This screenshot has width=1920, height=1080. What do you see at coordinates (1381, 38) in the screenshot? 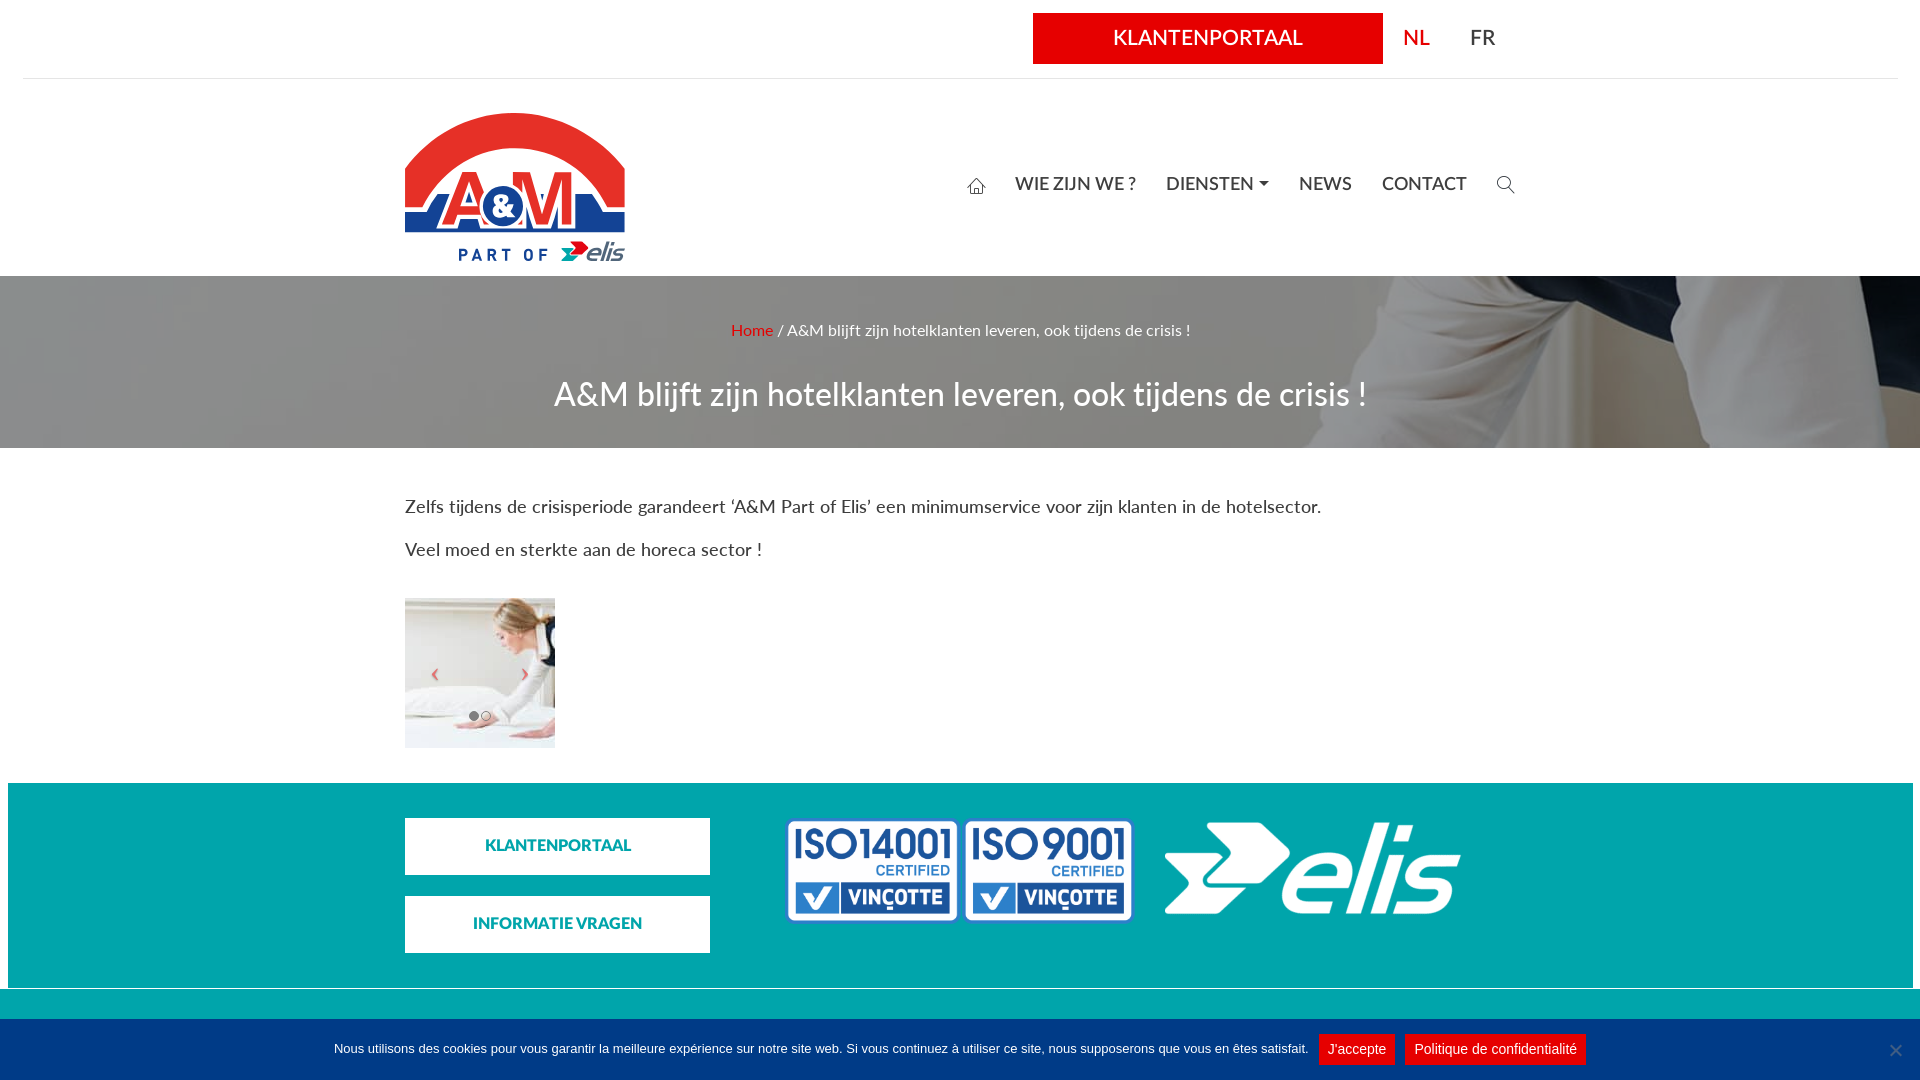
I see `'NL'` at bounding box center [1381, 38].